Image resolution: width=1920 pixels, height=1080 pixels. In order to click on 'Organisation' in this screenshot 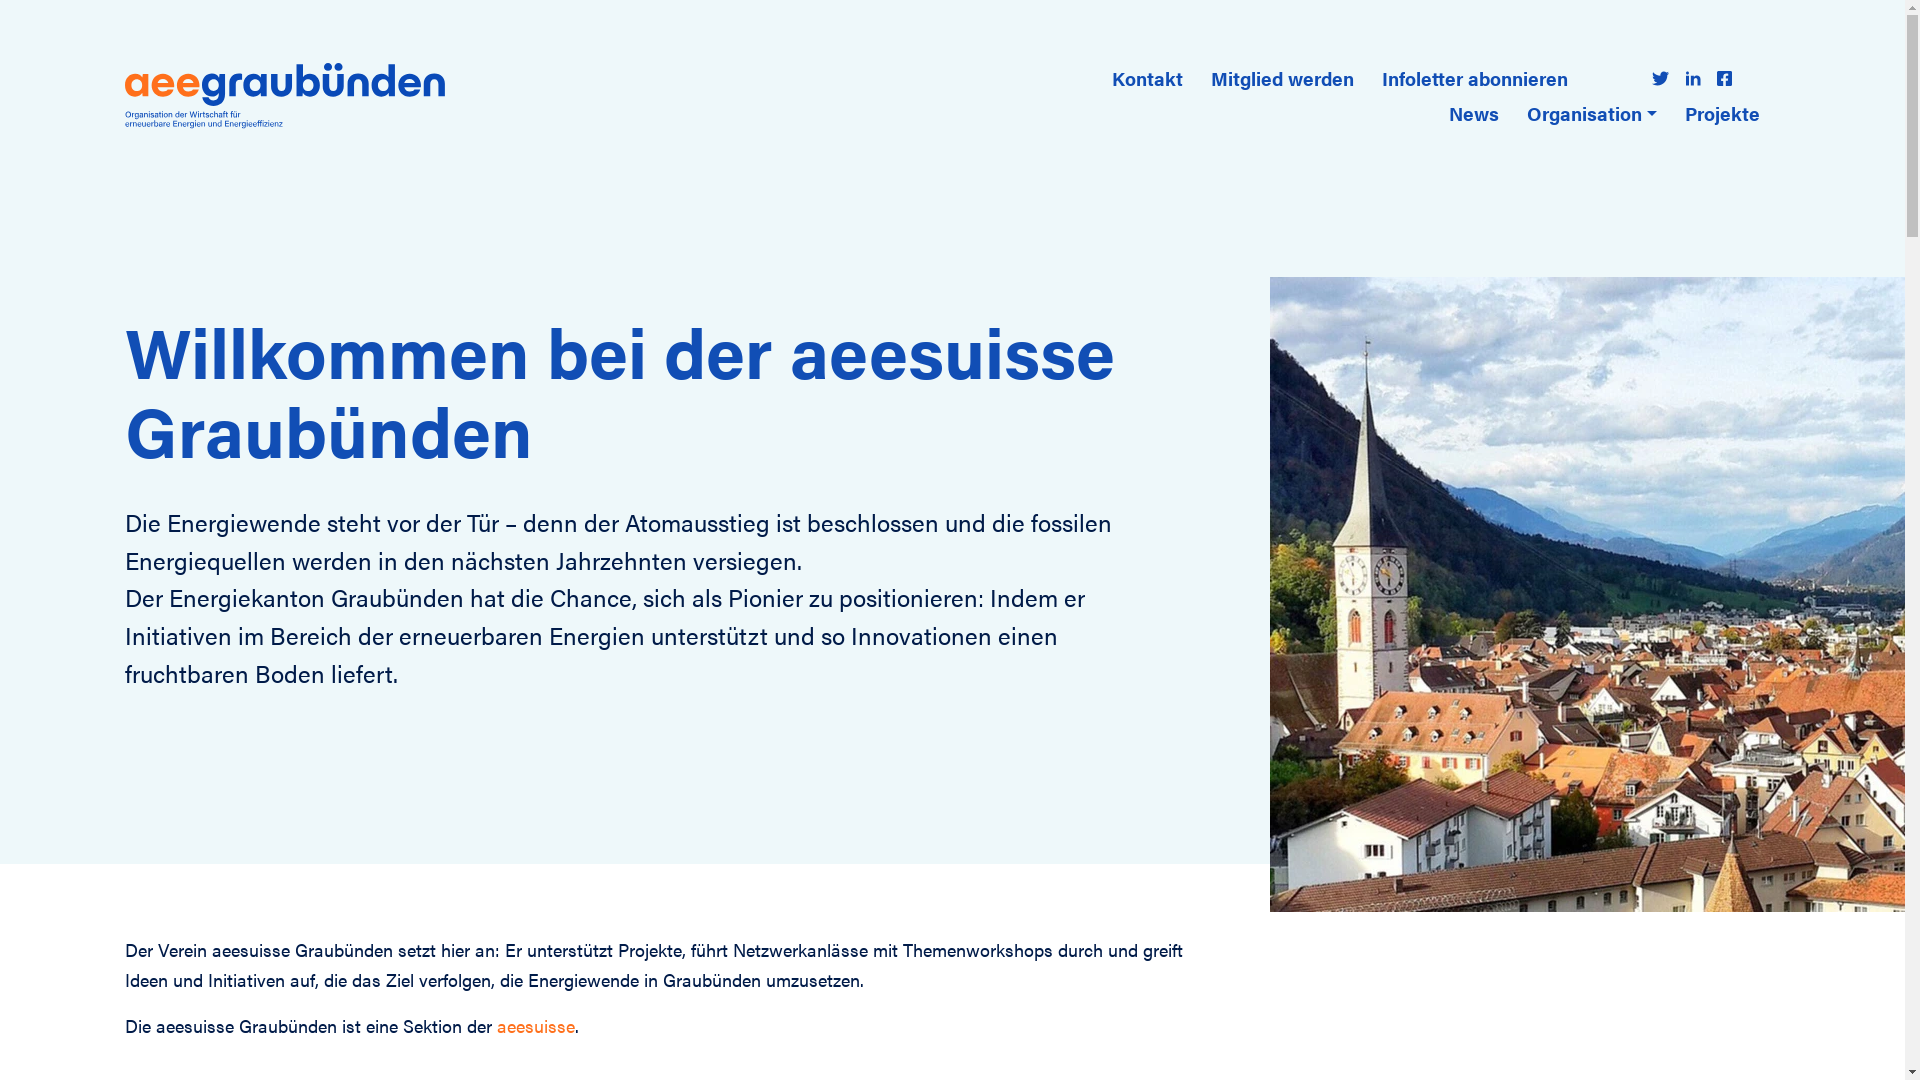, I will do `click(1518, 113)`.